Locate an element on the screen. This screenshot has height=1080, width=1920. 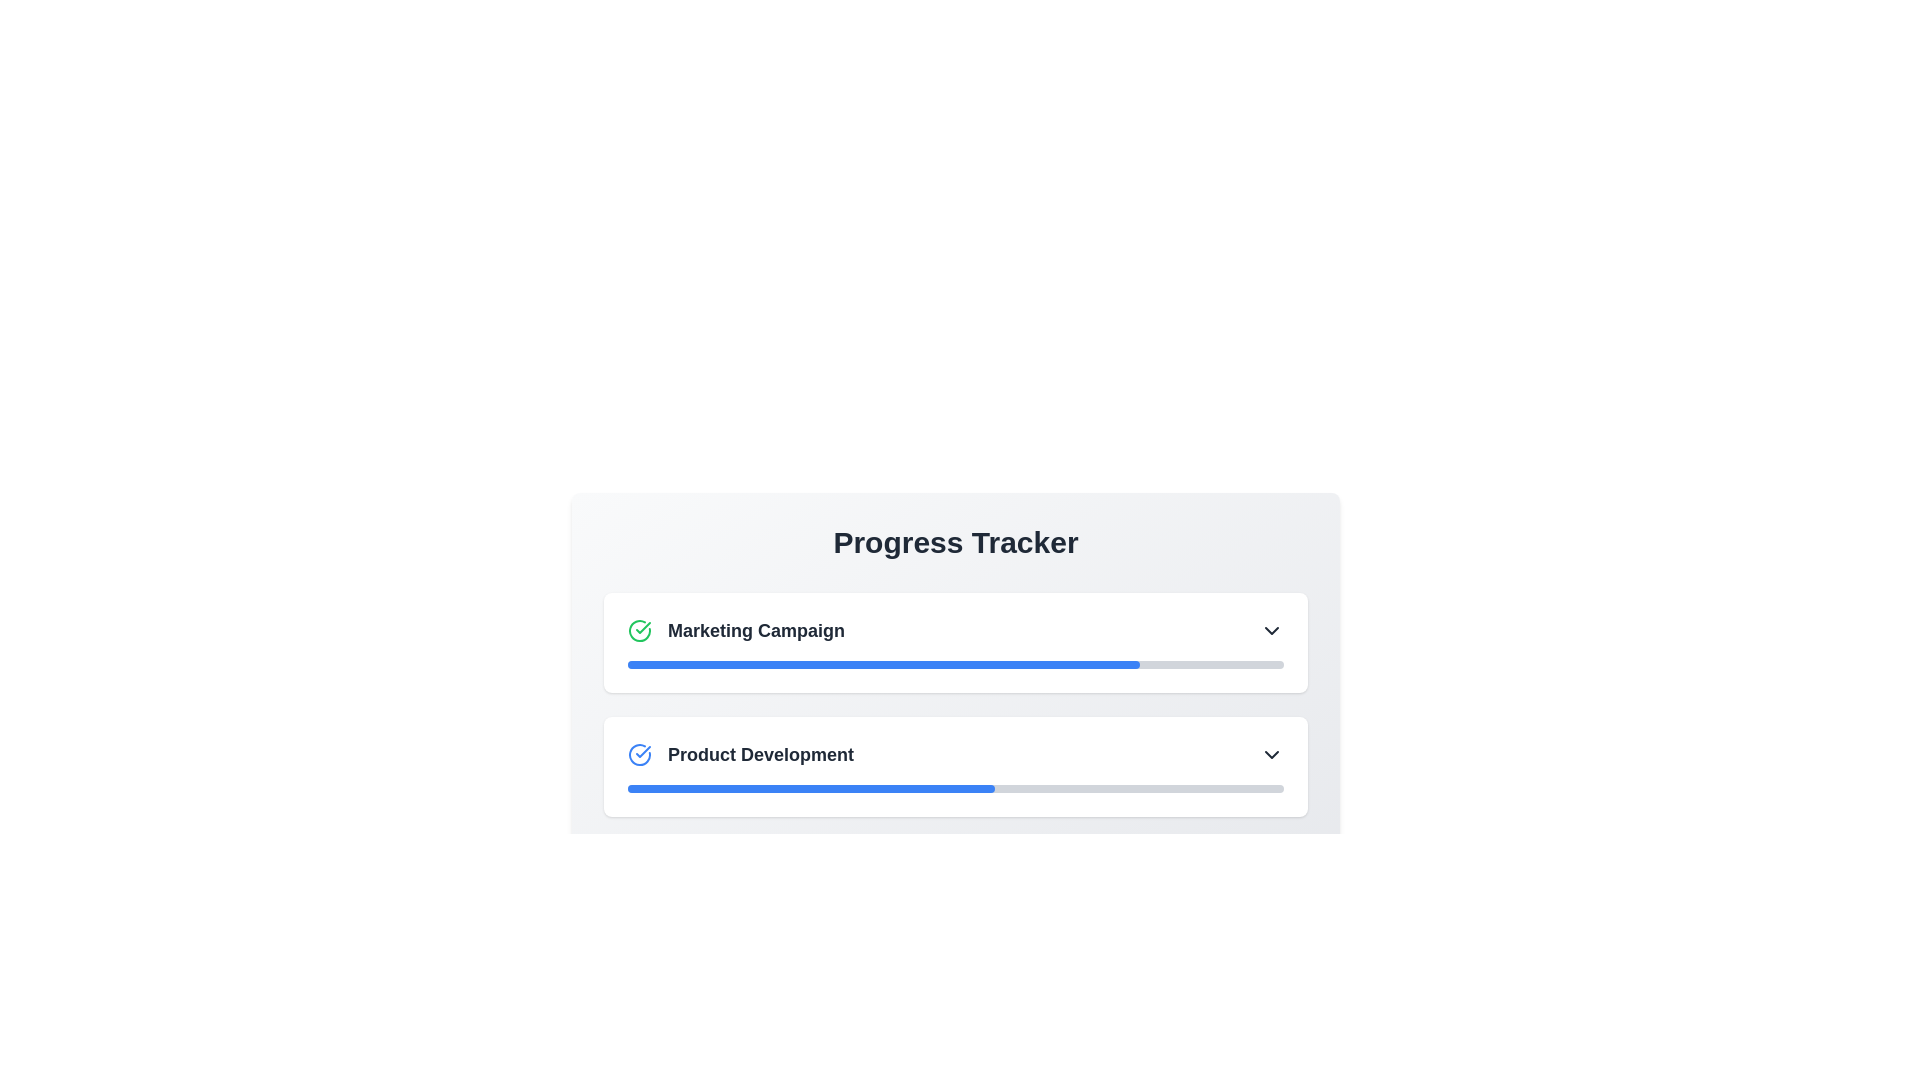
the progress indicator located in the 'Product Development' section of the 'Progress Tracker' to visually indicate the progress of a specific task is located at coordinates (811, 788).